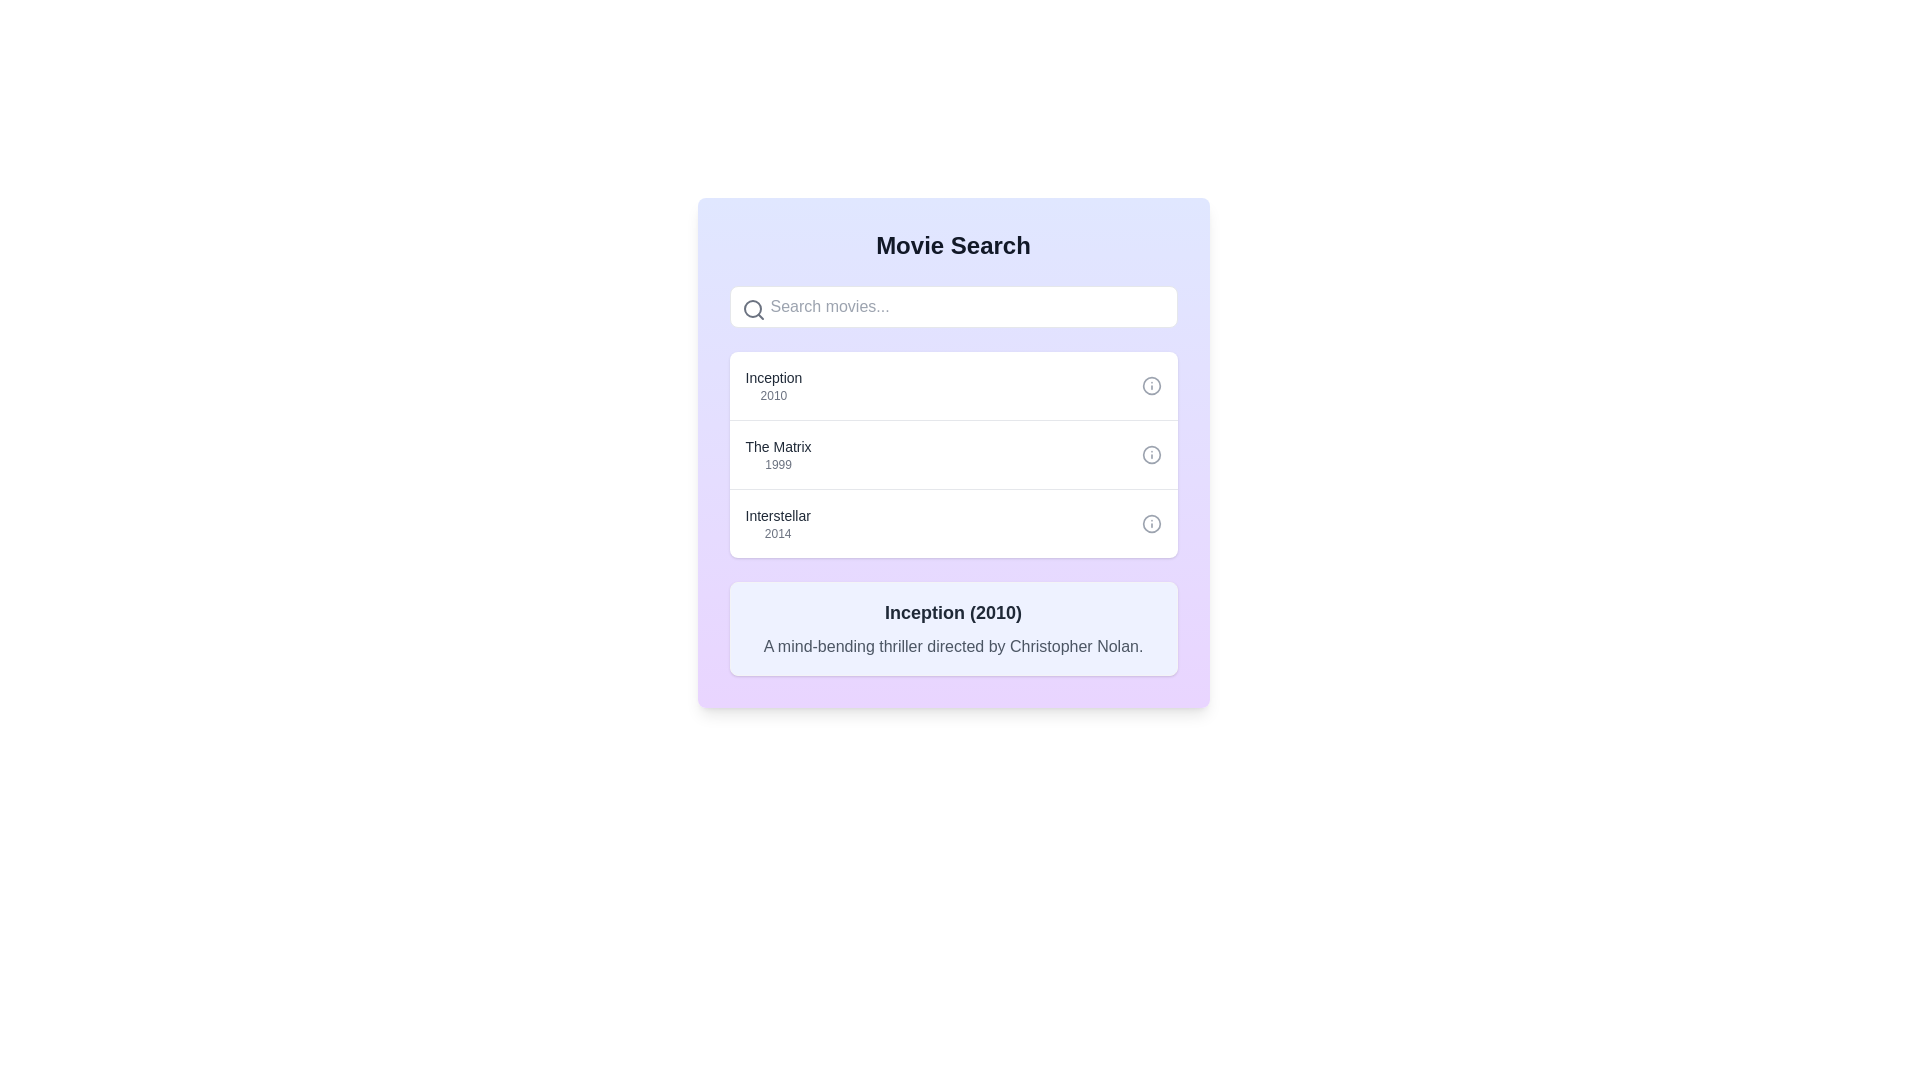  What do you see at coordinates (1151, 455) in the screenshot?
I see `the information icon represented by a circular outline with an 'i' glyph, located to the far right of the row associated with 'The Matrix' (1999)` at bounding box center [1151, 455].